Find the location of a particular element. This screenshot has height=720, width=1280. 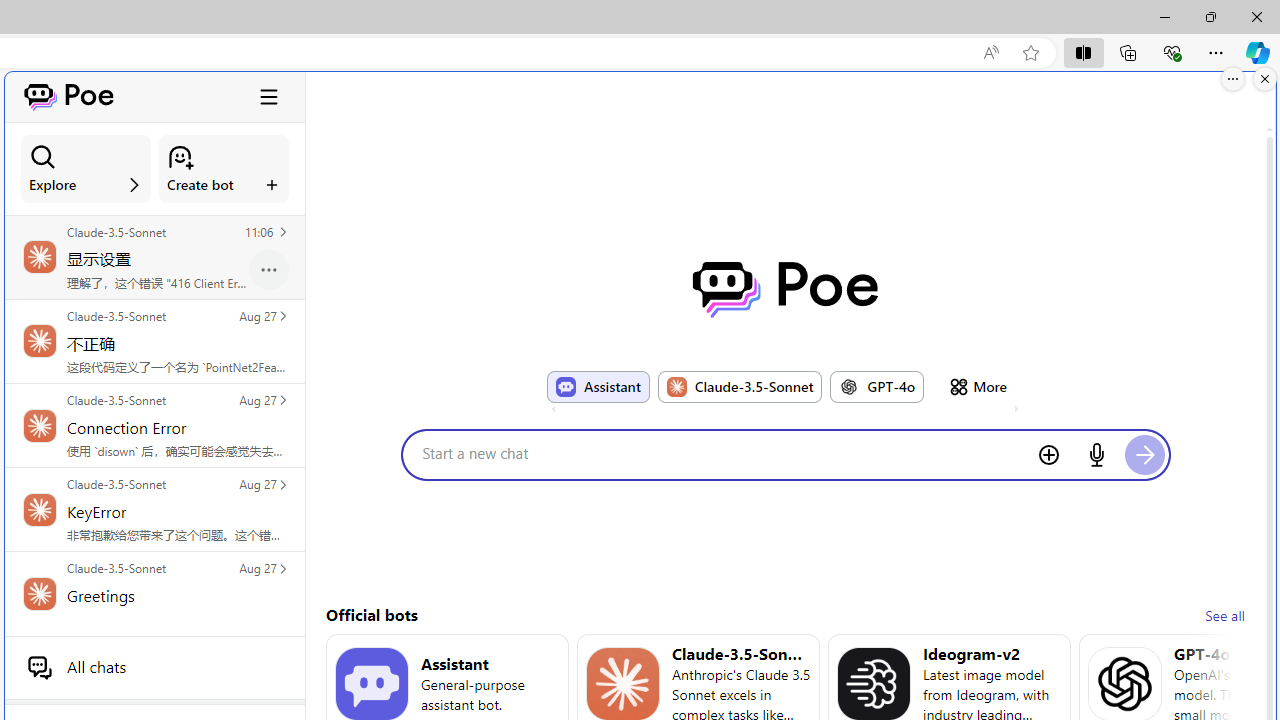

'All chats' is located at coordinates (153, 667).